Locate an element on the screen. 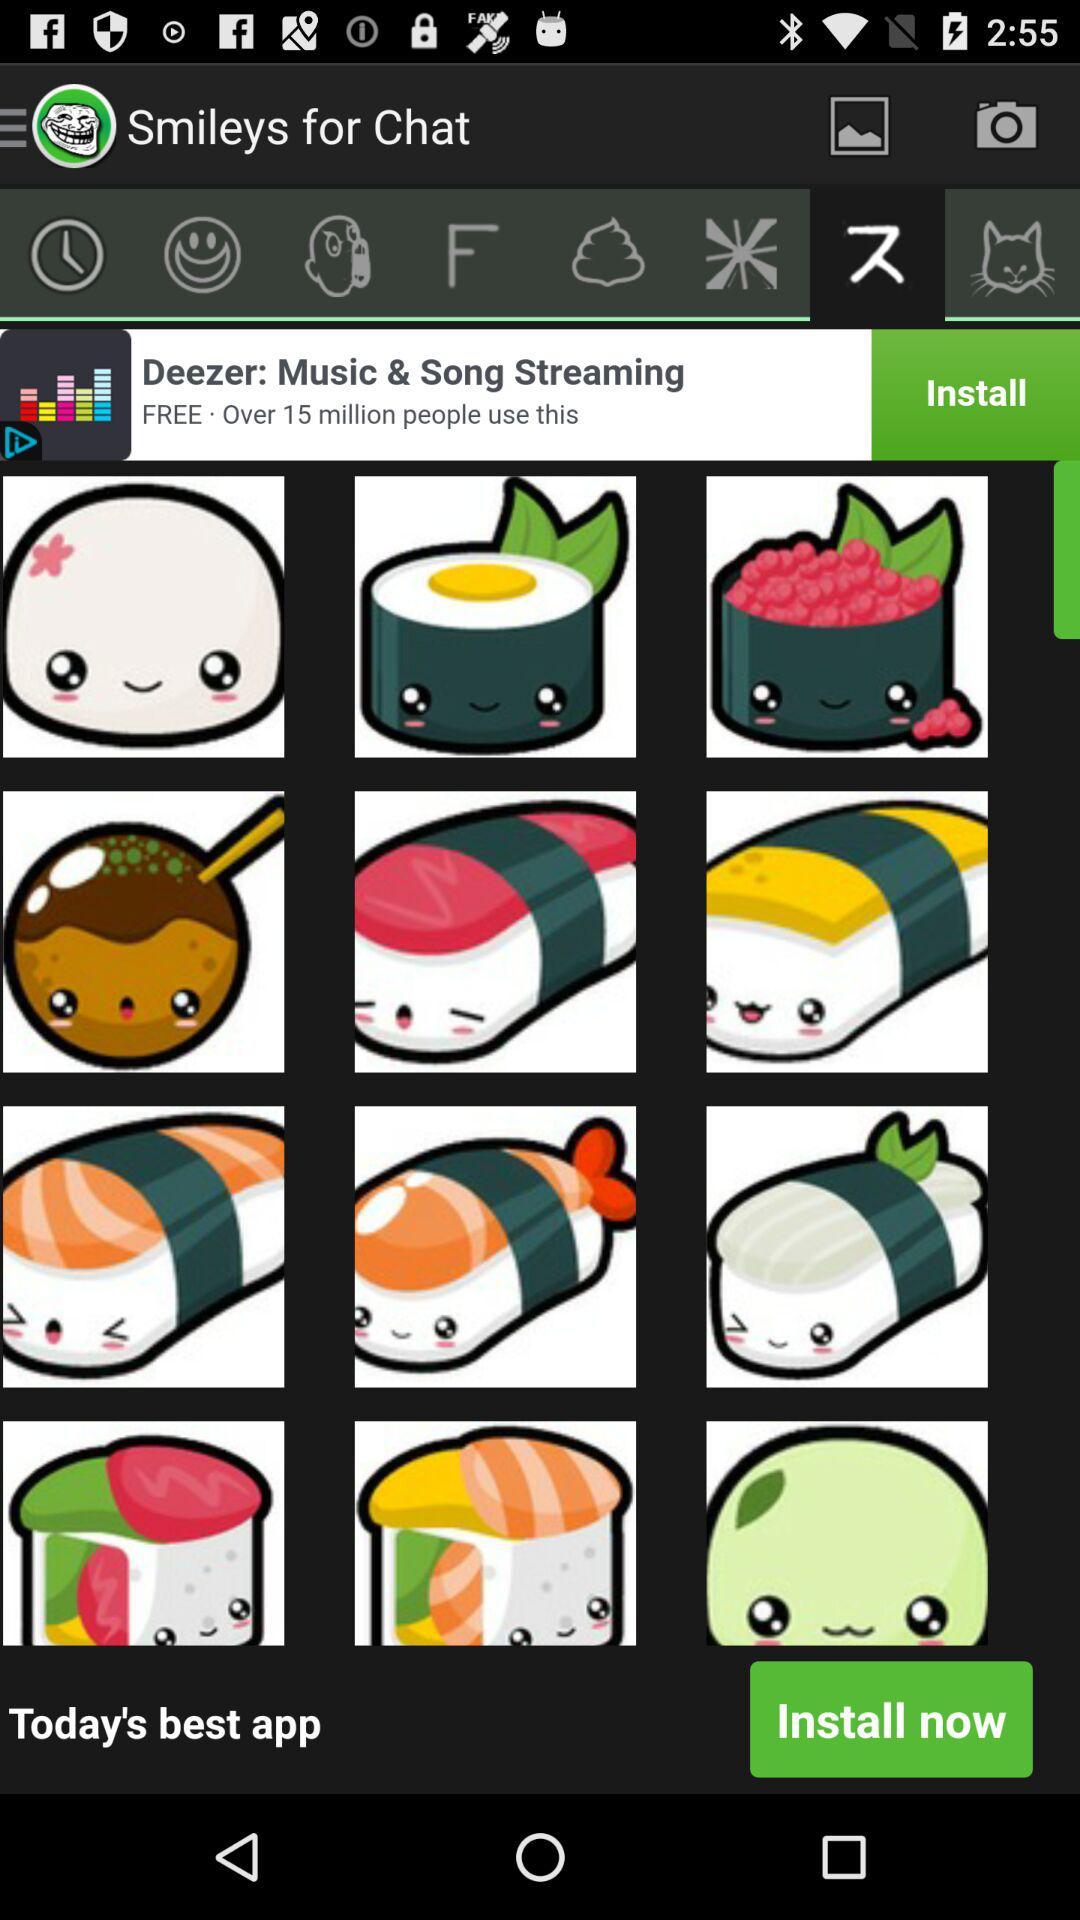 Image resolution: width=1080 pixels, height=1920 pixels. advert is located at coordinates (540, 394).